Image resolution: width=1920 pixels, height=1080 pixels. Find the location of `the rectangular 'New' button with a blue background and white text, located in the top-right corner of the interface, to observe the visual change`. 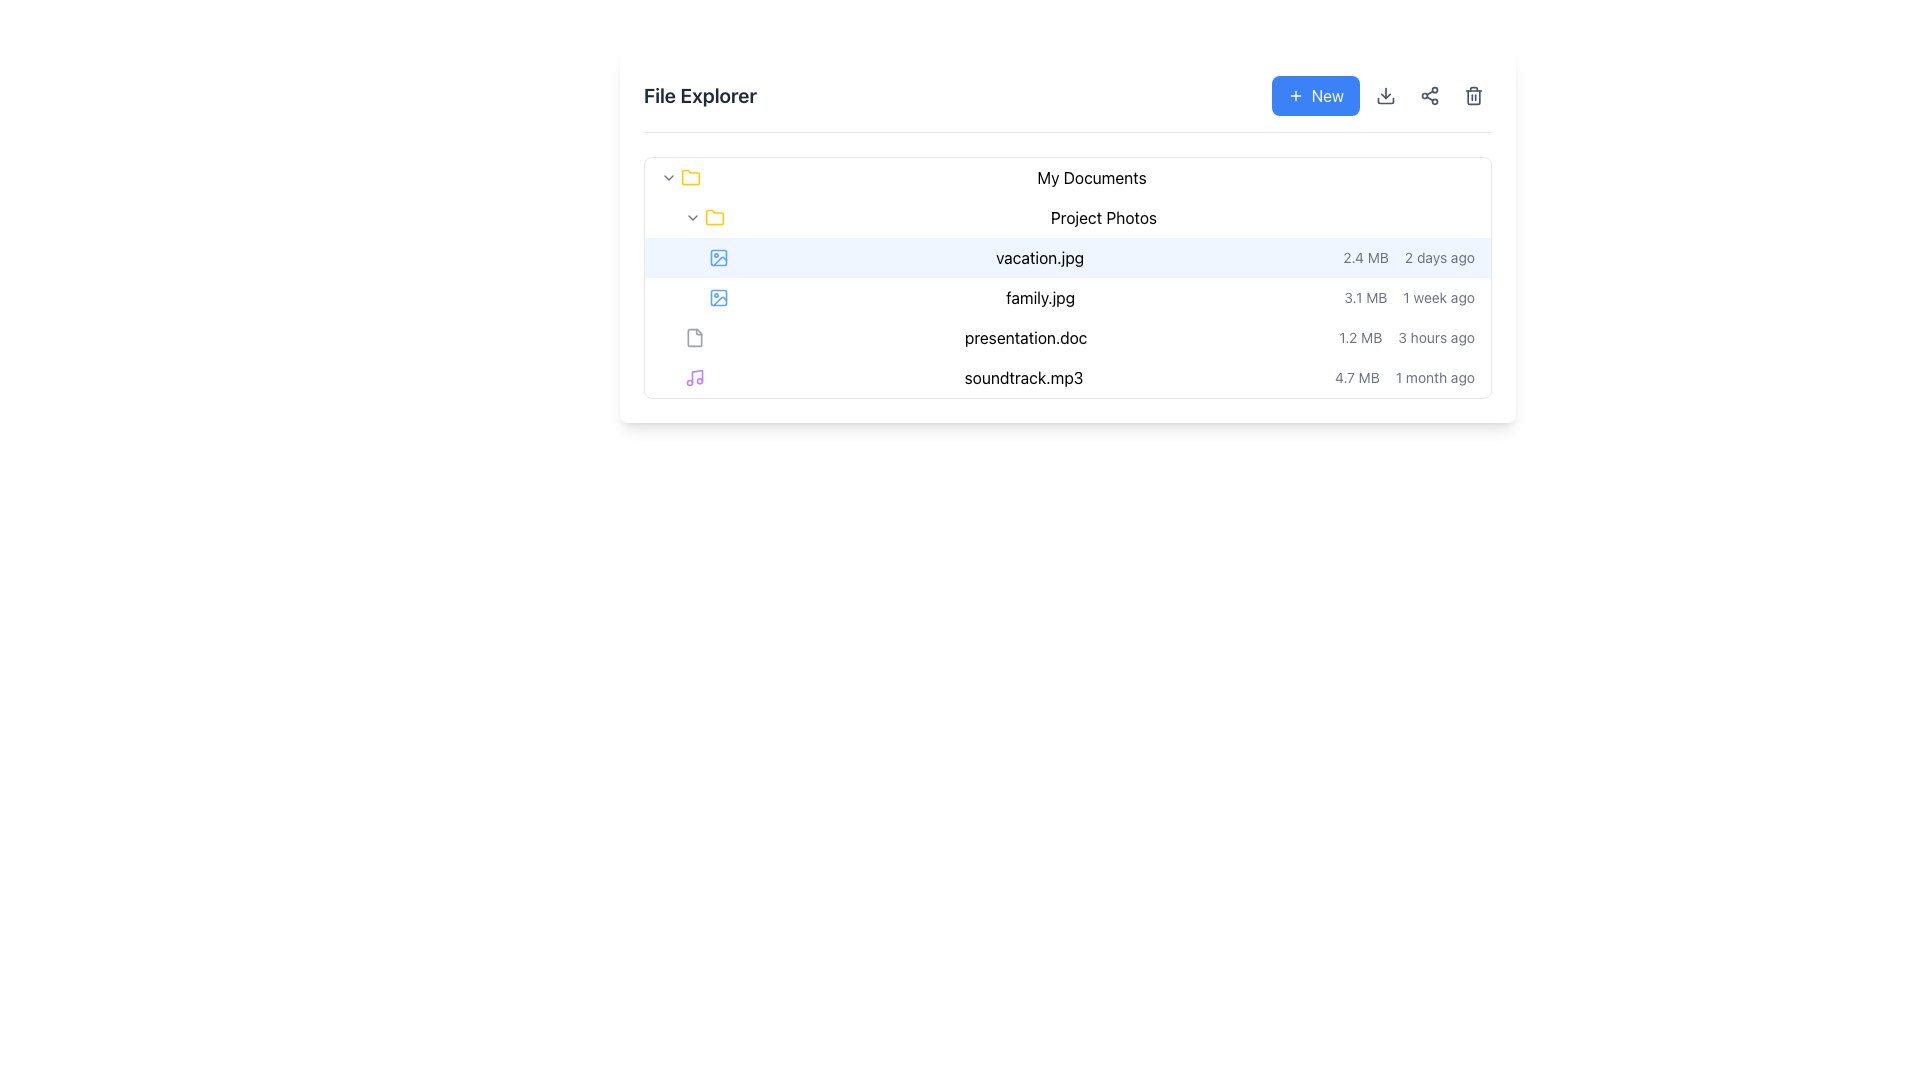

the rectangular 'New' button with a blue background and white text, located in the top-right corner of the interface, to observe the visual change is located at coordinates (1315, 96).